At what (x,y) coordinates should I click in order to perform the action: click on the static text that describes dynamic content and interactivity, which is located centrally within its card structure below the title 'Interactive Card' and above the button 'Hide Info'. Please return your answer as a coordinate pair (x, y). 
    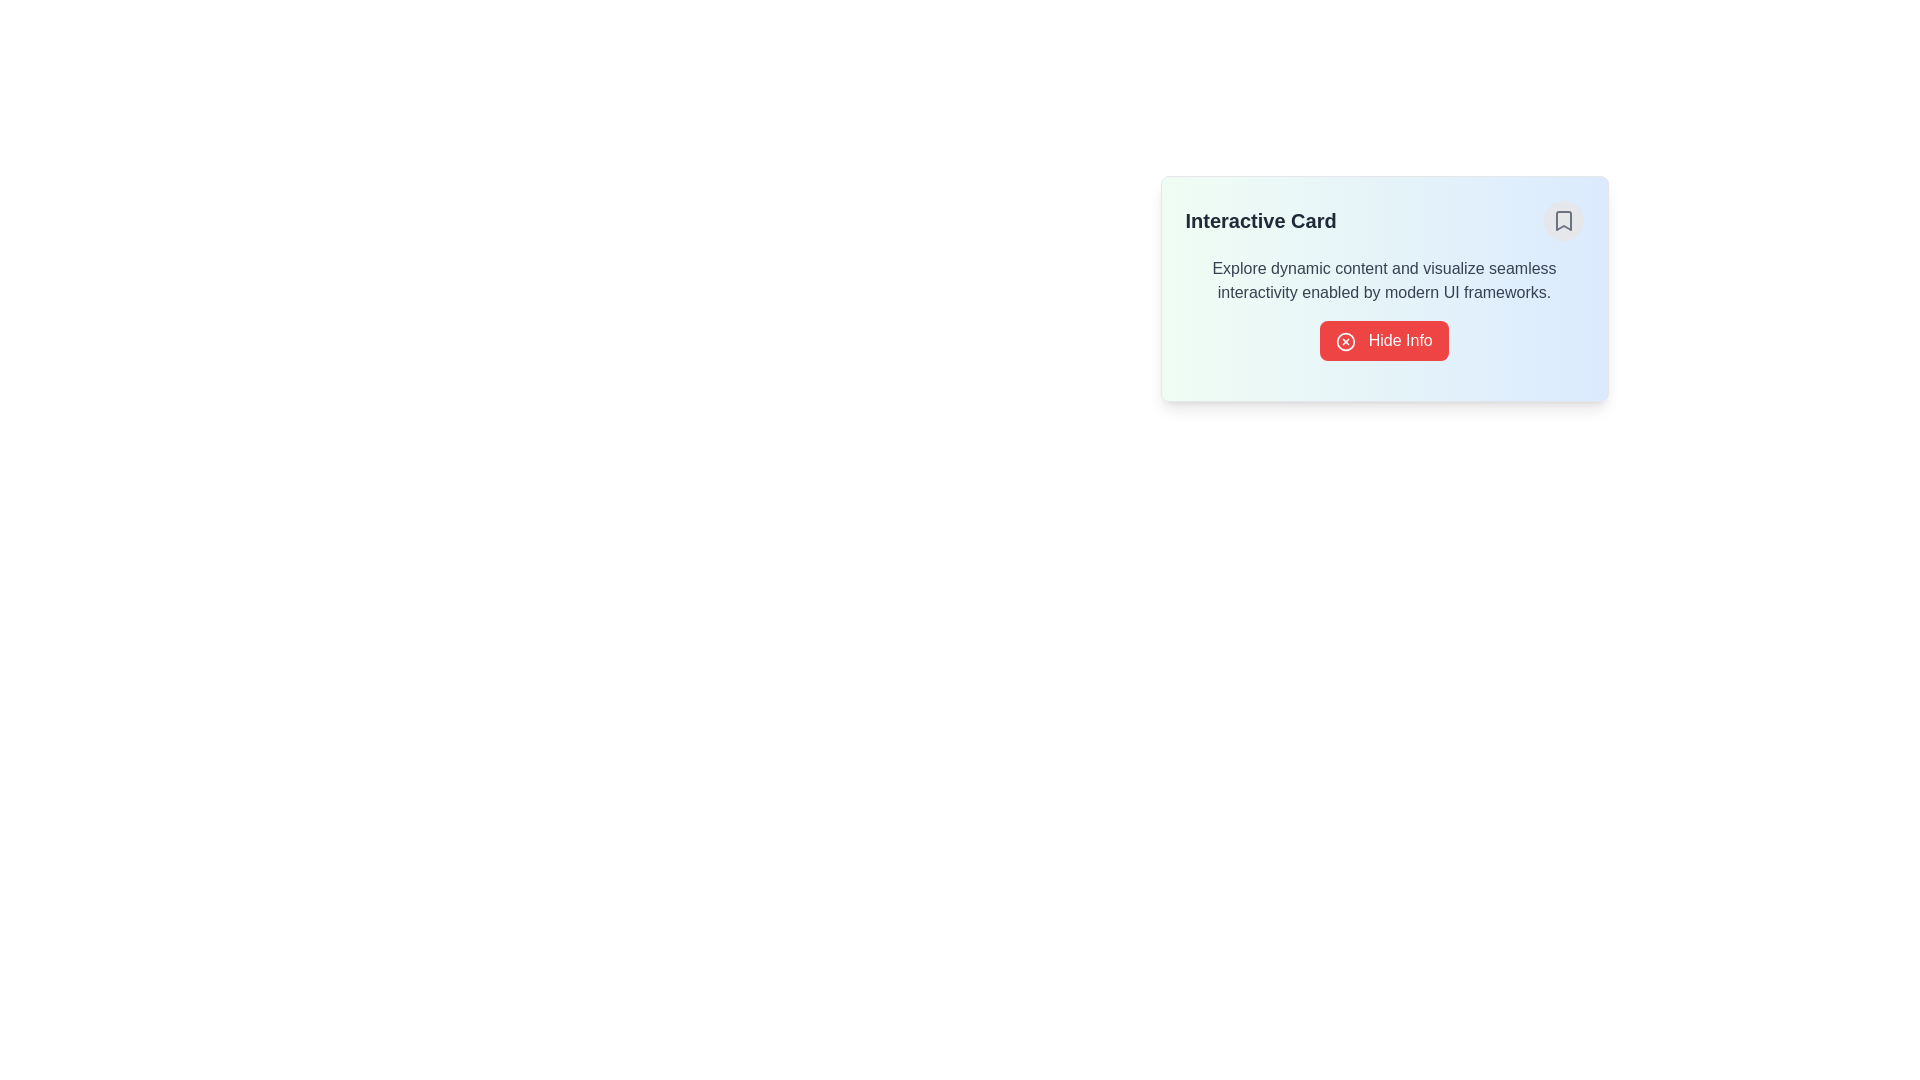
    Looking at the image, I should click on (1383, 281).